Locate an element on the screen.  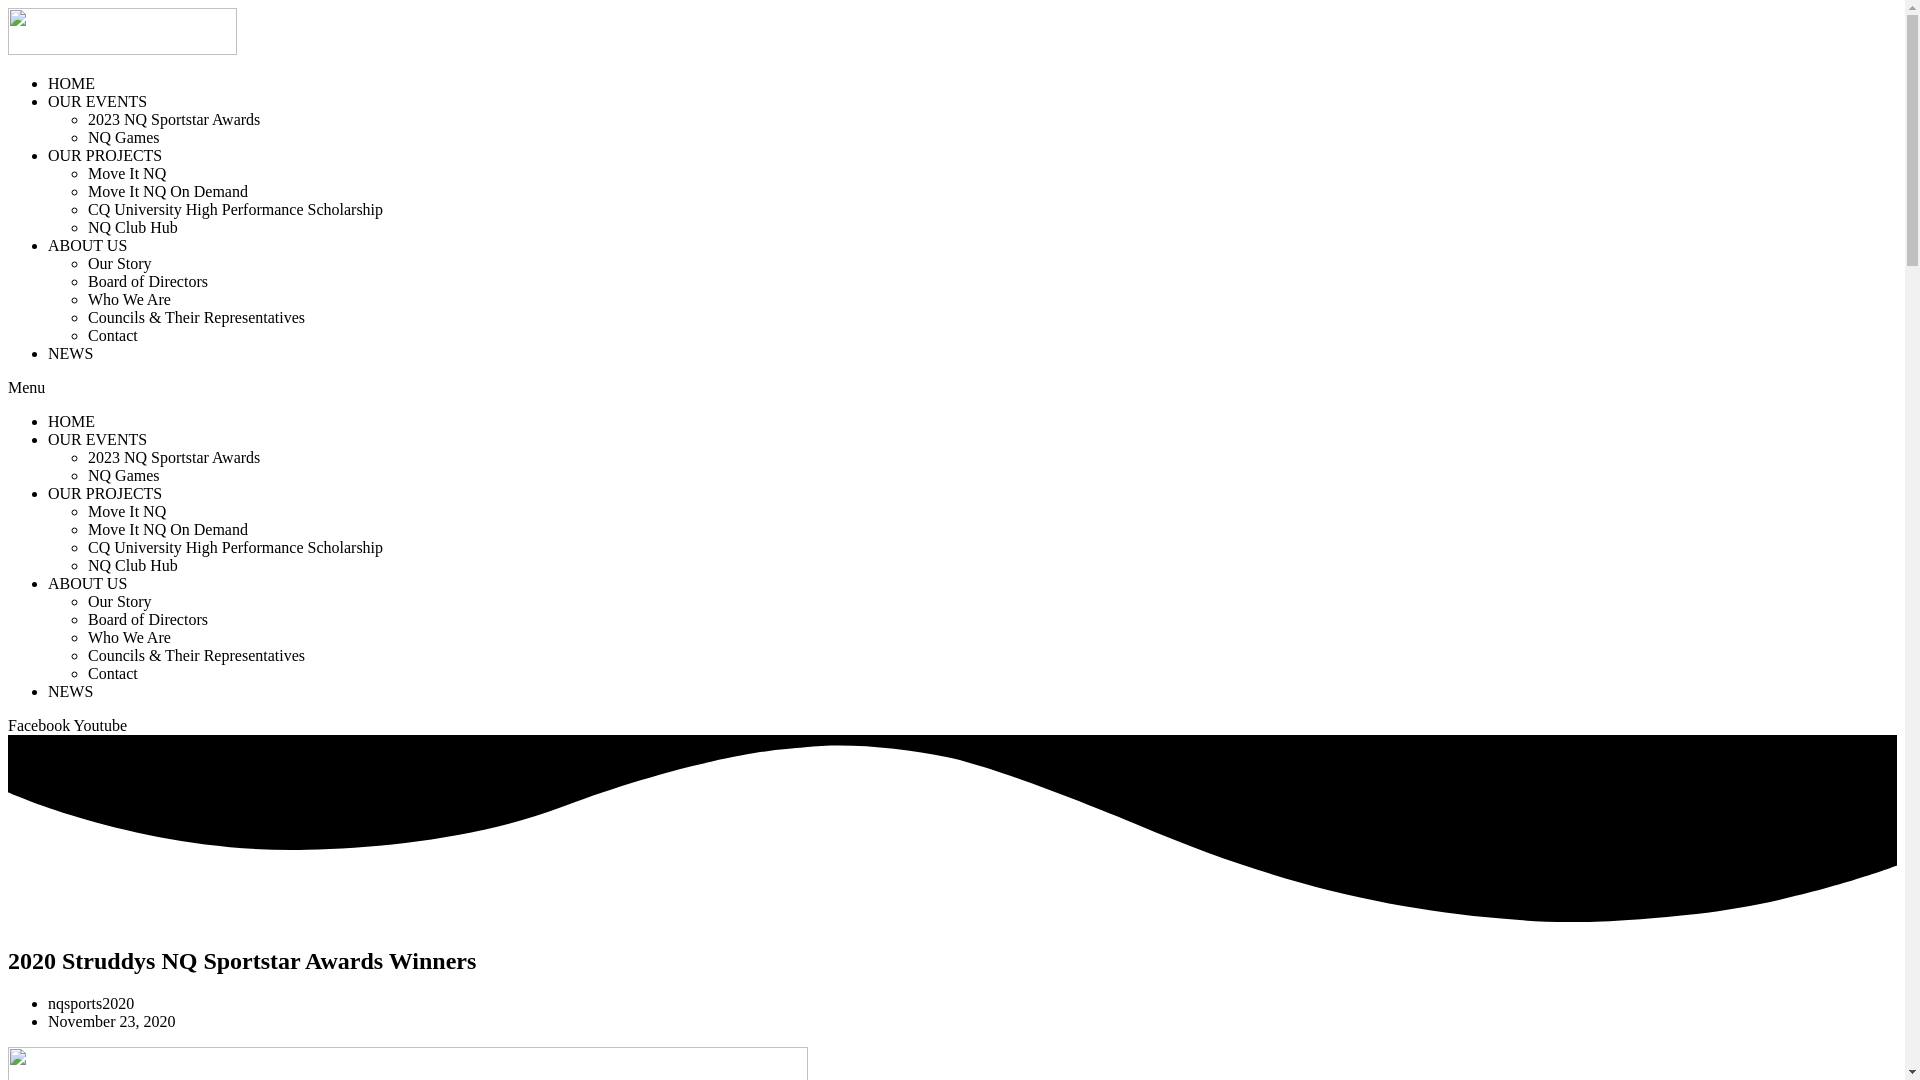
'HOME' is located at coordinates (71, 82).